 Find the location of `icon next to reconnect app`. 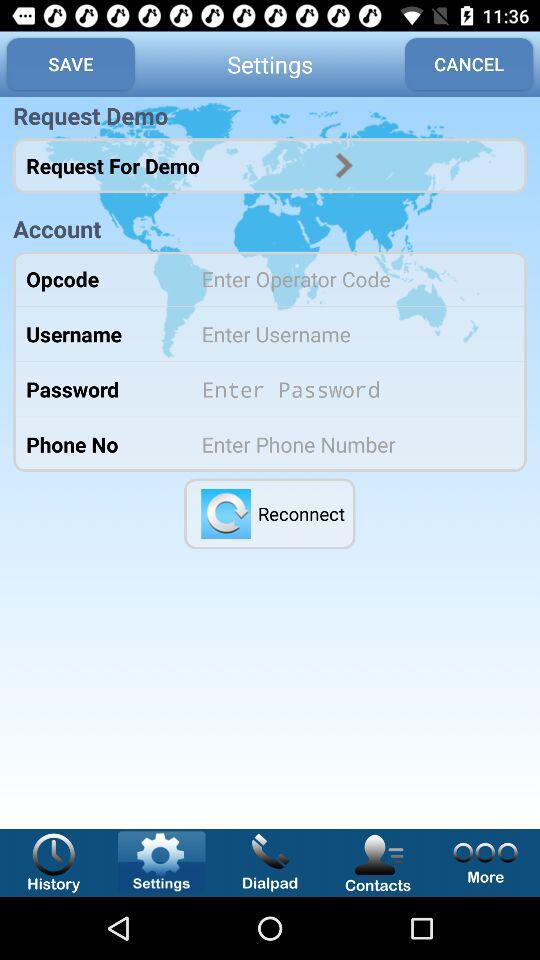

icon next to reconnect app is located at coordinates (225, 512).